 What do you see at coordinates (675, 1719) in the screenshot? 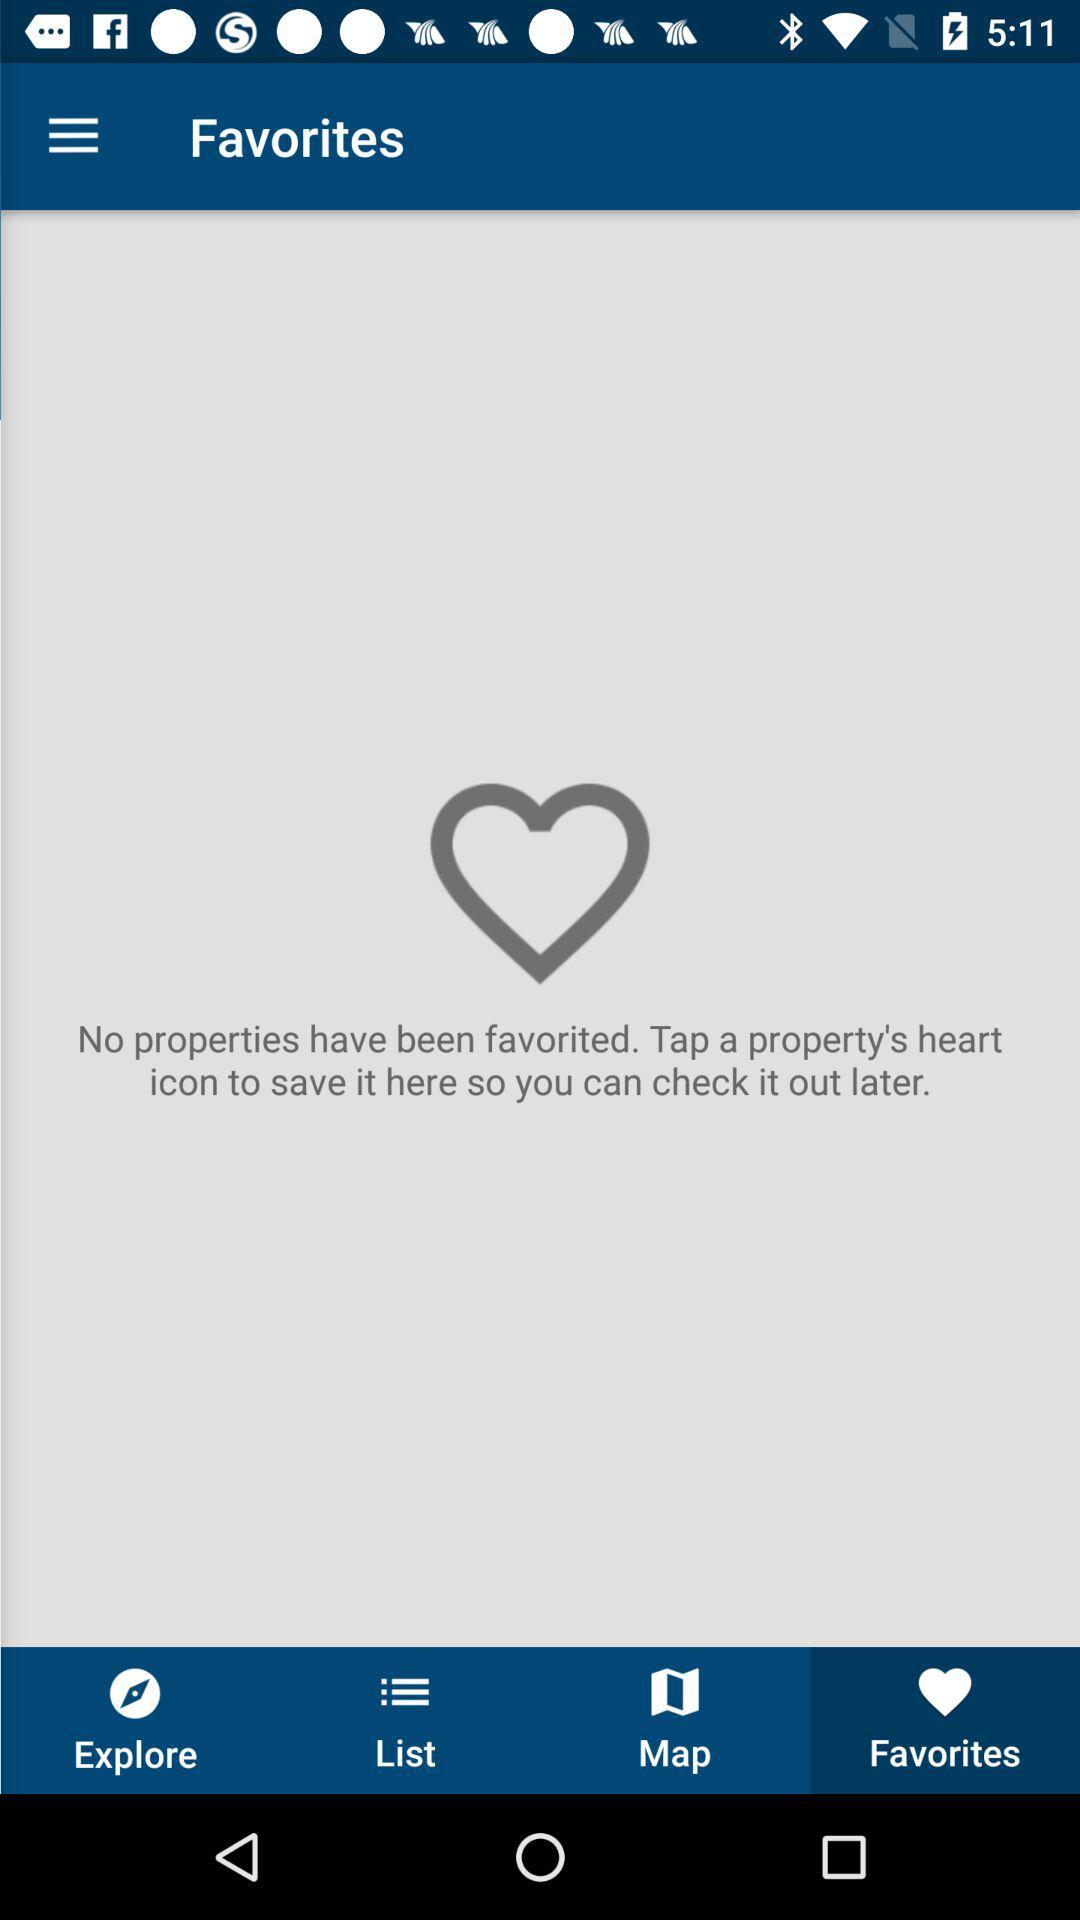
I see `map button` at bounding box center [675, 1719].